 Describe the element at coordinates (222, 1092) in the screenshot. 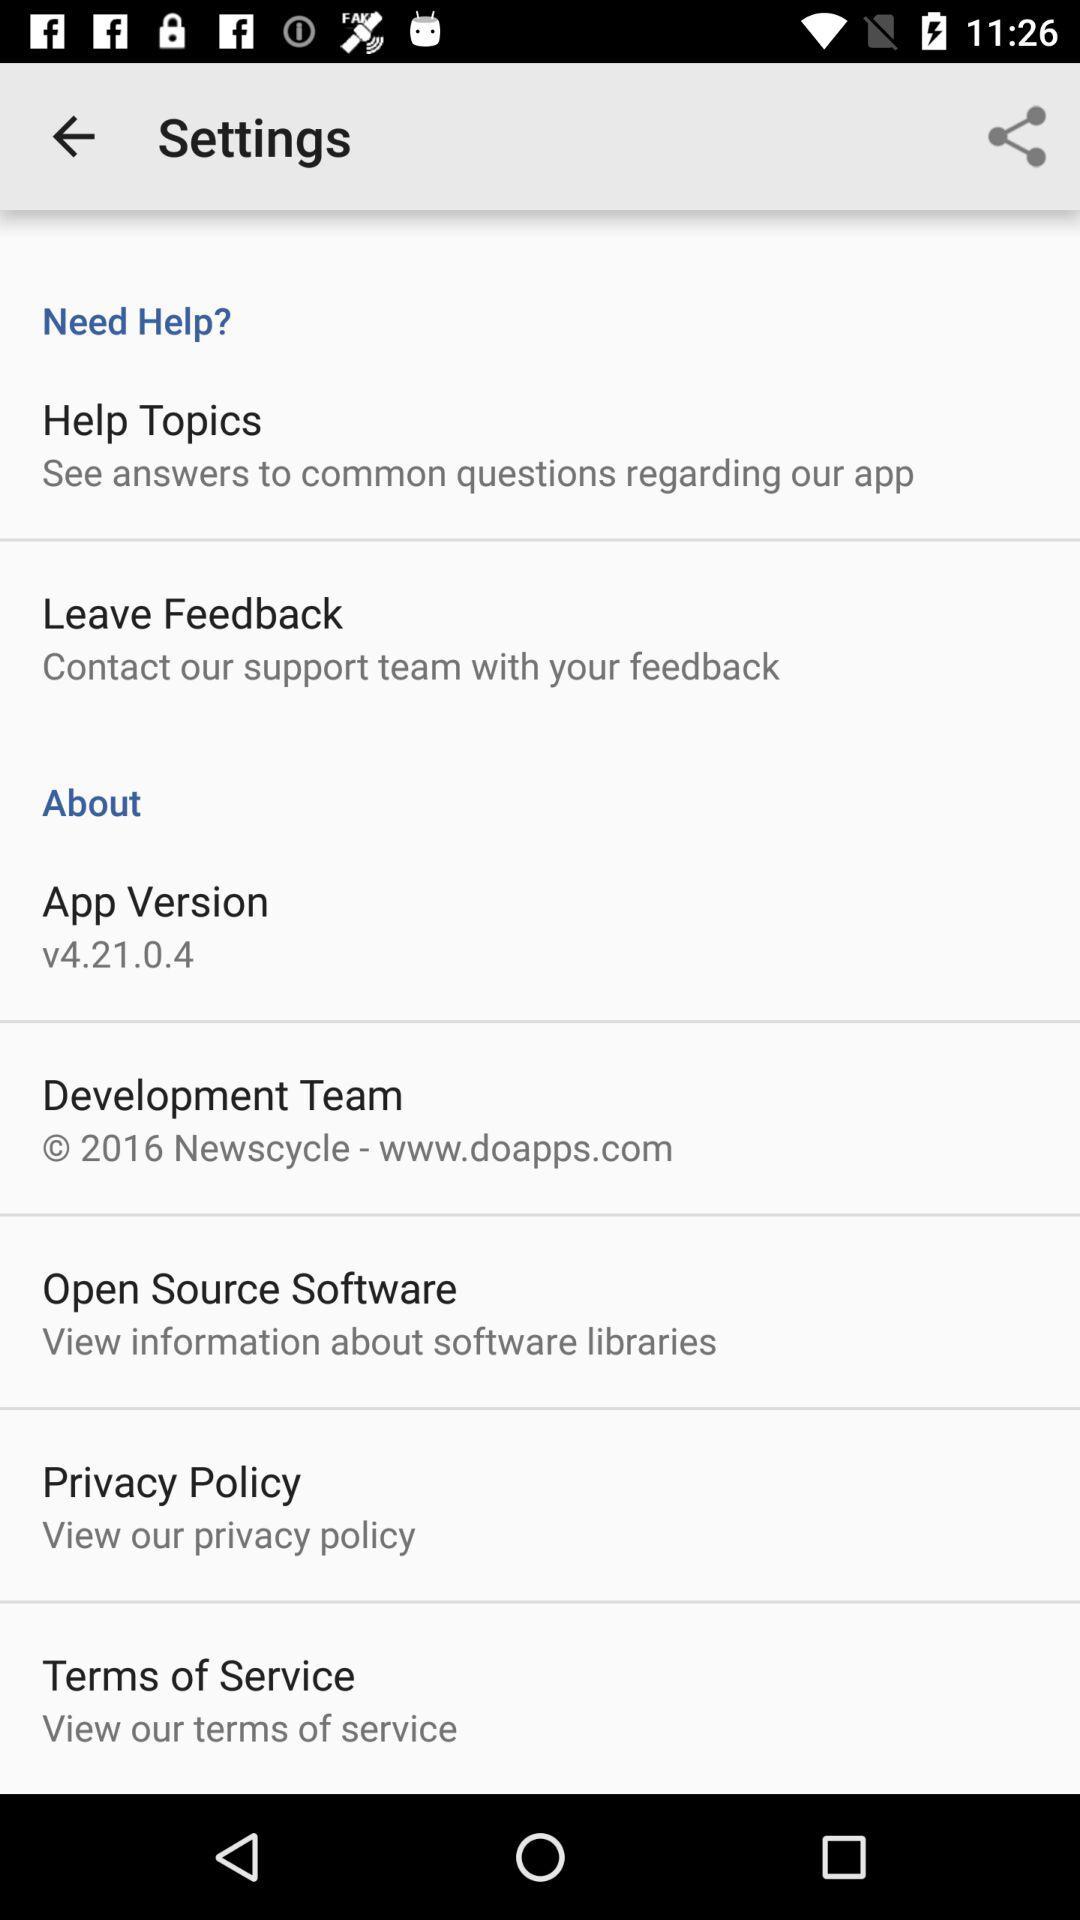

I see `the icon above 2016 newscycle www` at that location.